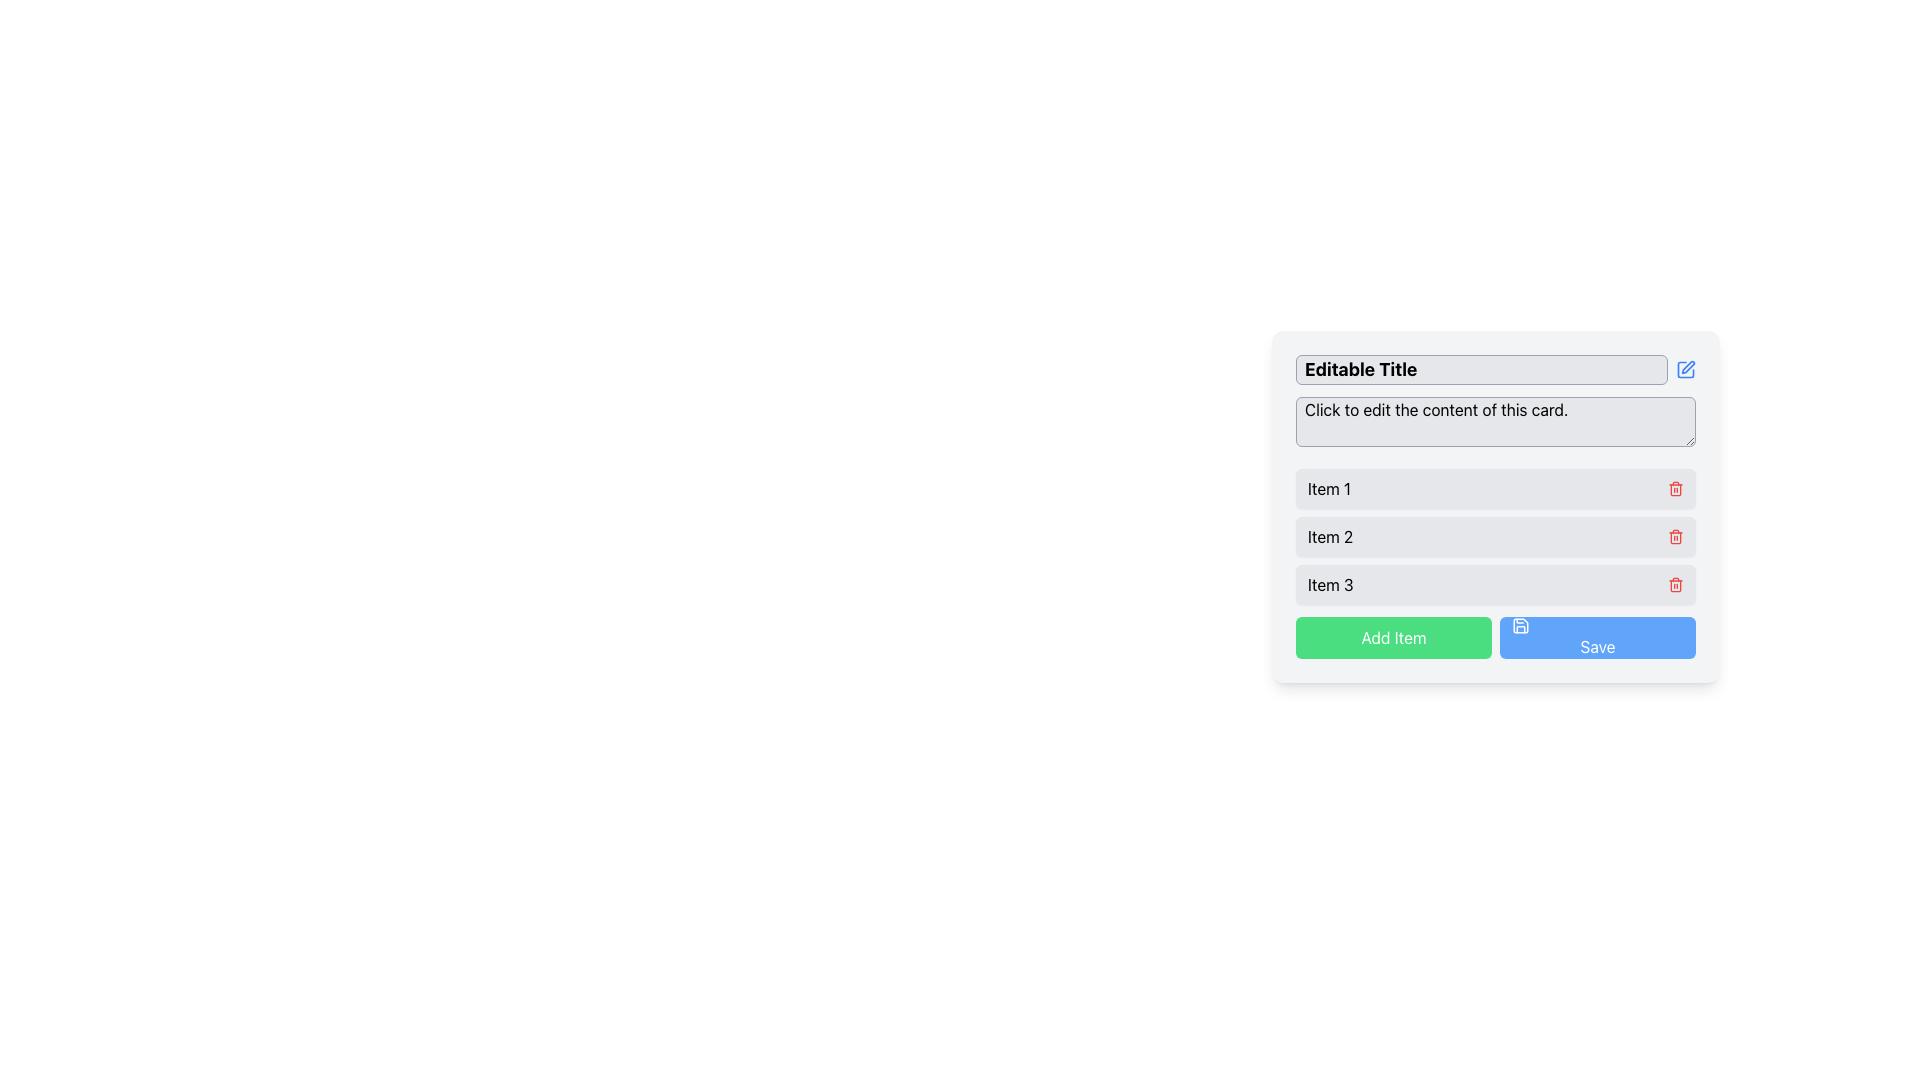 Image resolution: width=1920 pixels, height=1080 pixels. Describe the element at coordinates (1520, 624) in the screenshot. I see `the first segment of the save icon, which is a rectangular shape with a tapering side, located at the center of the UI near the bottom middle of the card interface` at that location.